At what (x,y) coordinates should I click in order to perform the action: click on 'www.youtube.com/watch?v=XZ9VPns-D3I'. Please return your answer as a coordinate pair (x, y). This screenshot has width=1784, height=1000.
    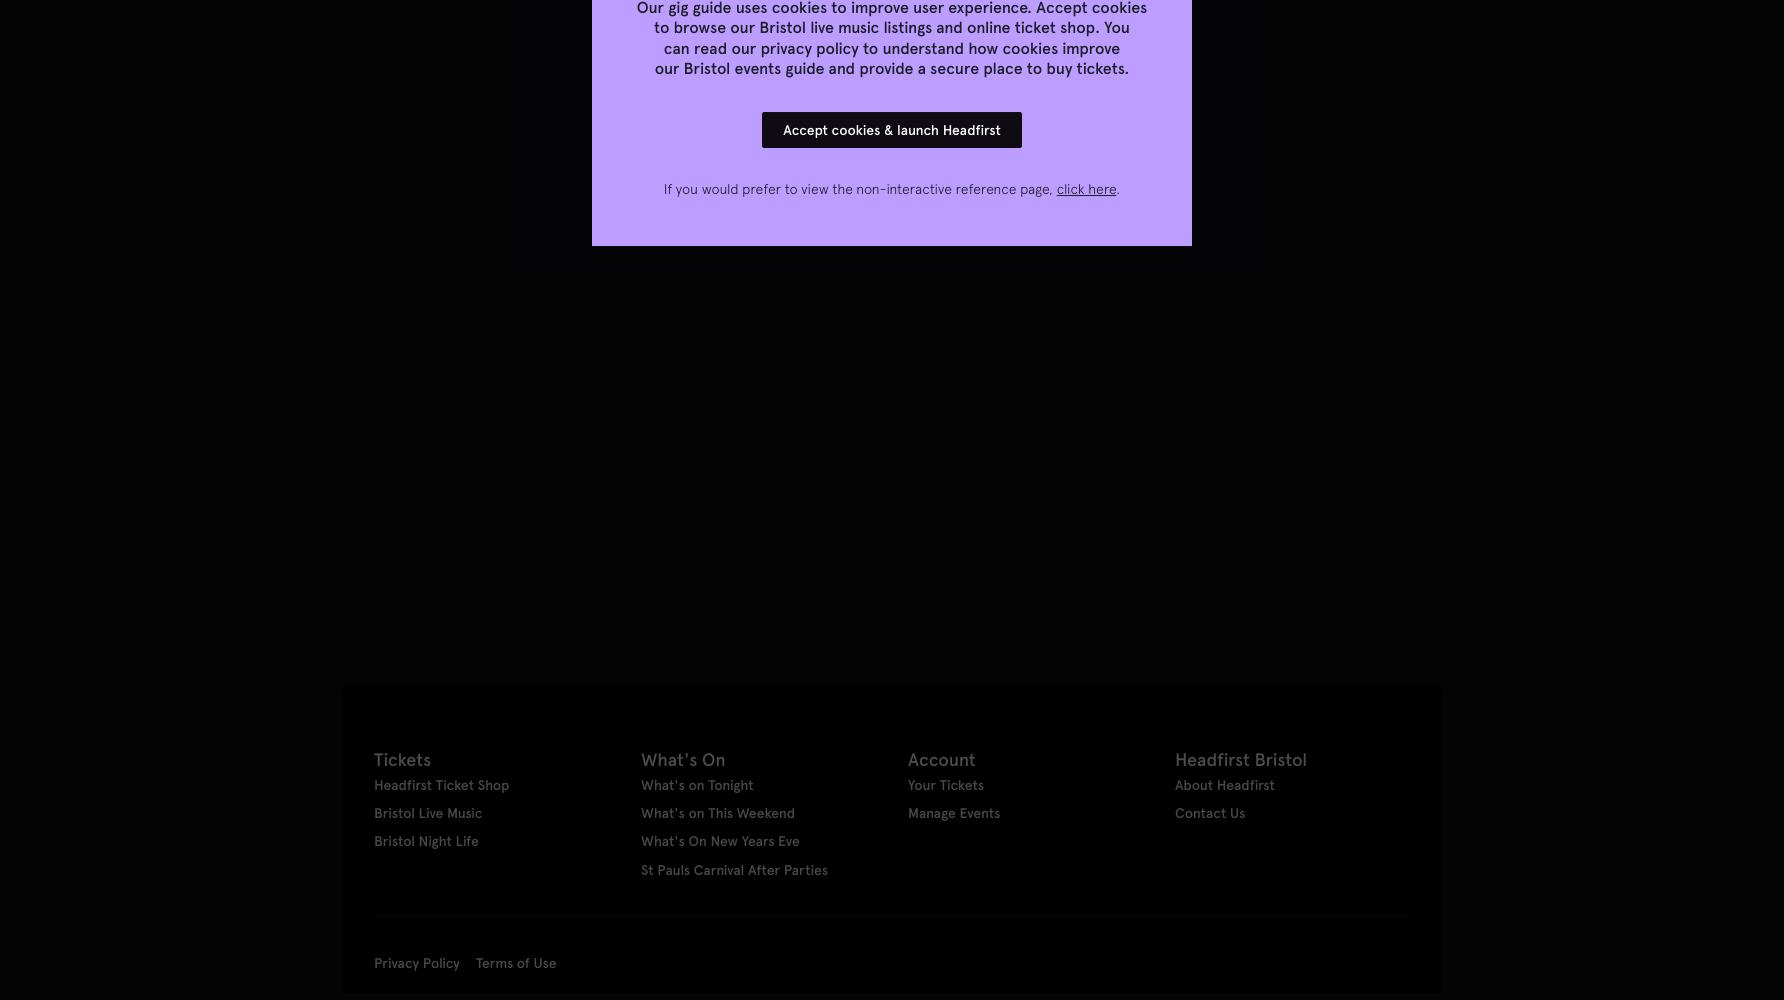
    Looking at the image, I should click on (483, 383).